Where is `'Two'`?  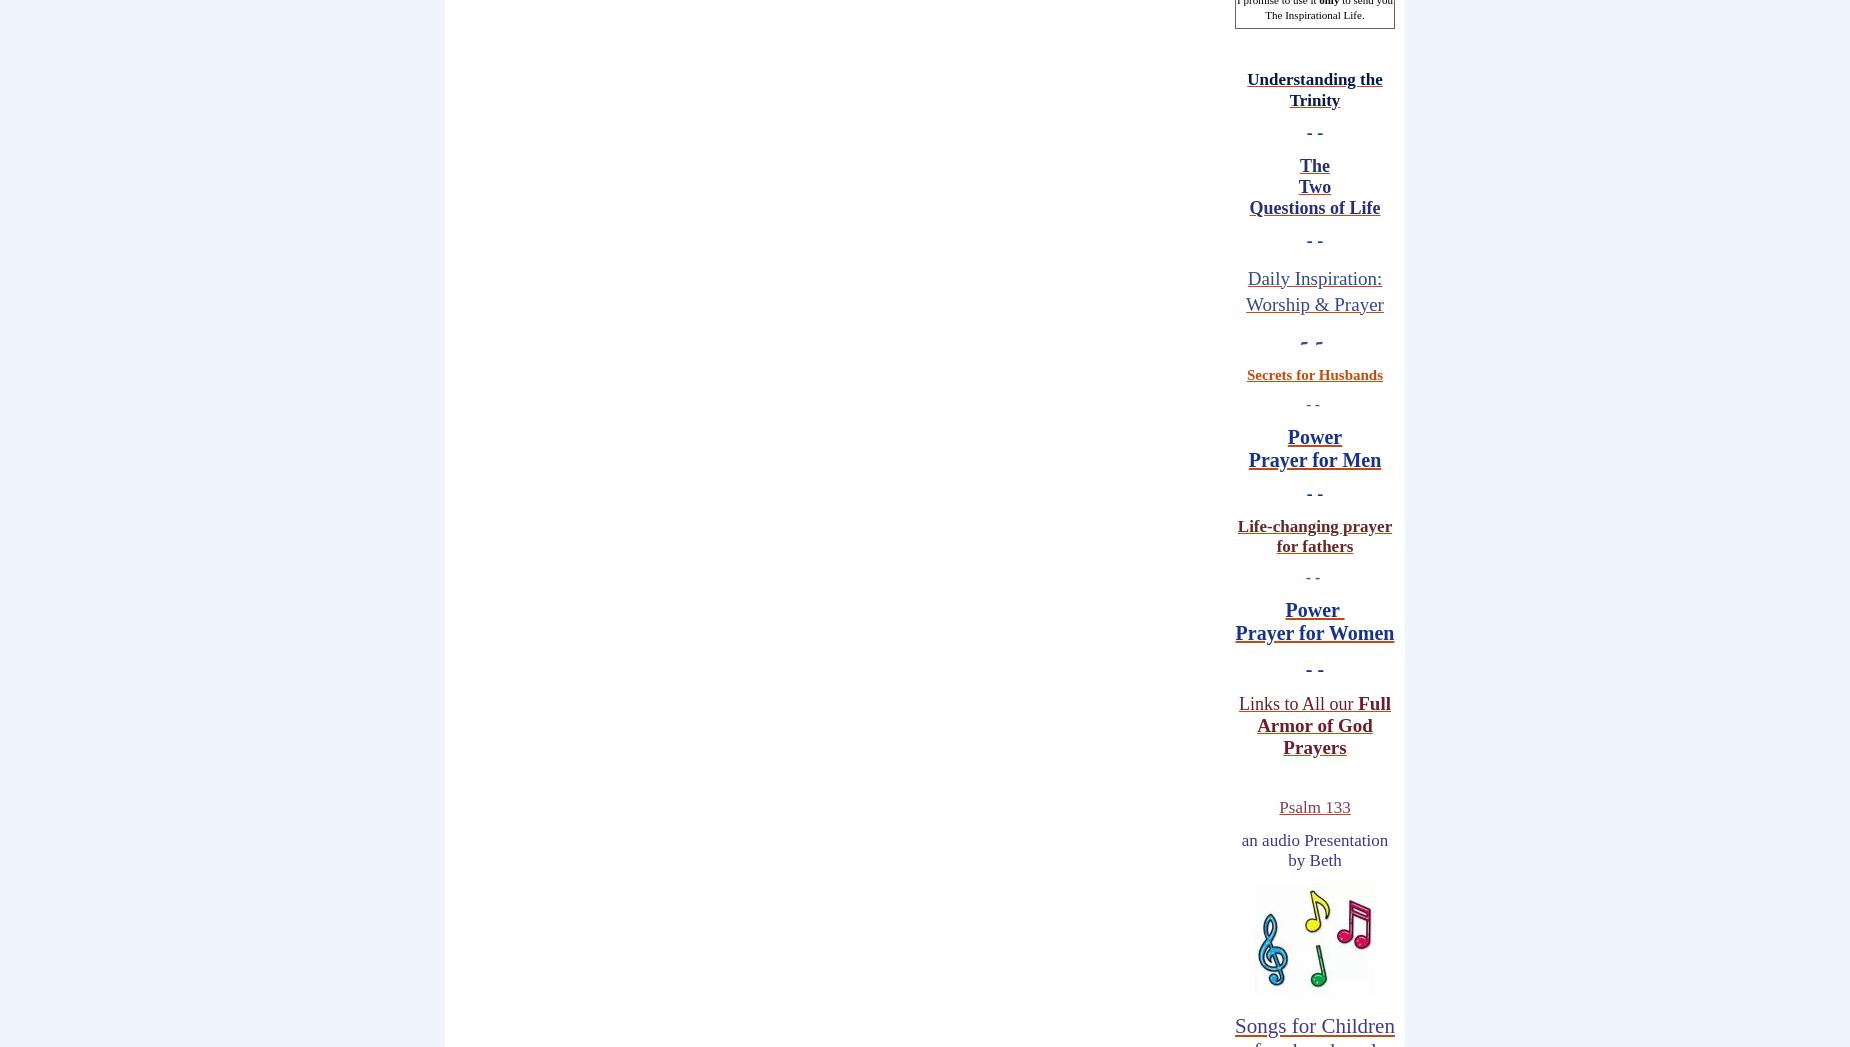
'Two' is located at coordinates (1313, 186).